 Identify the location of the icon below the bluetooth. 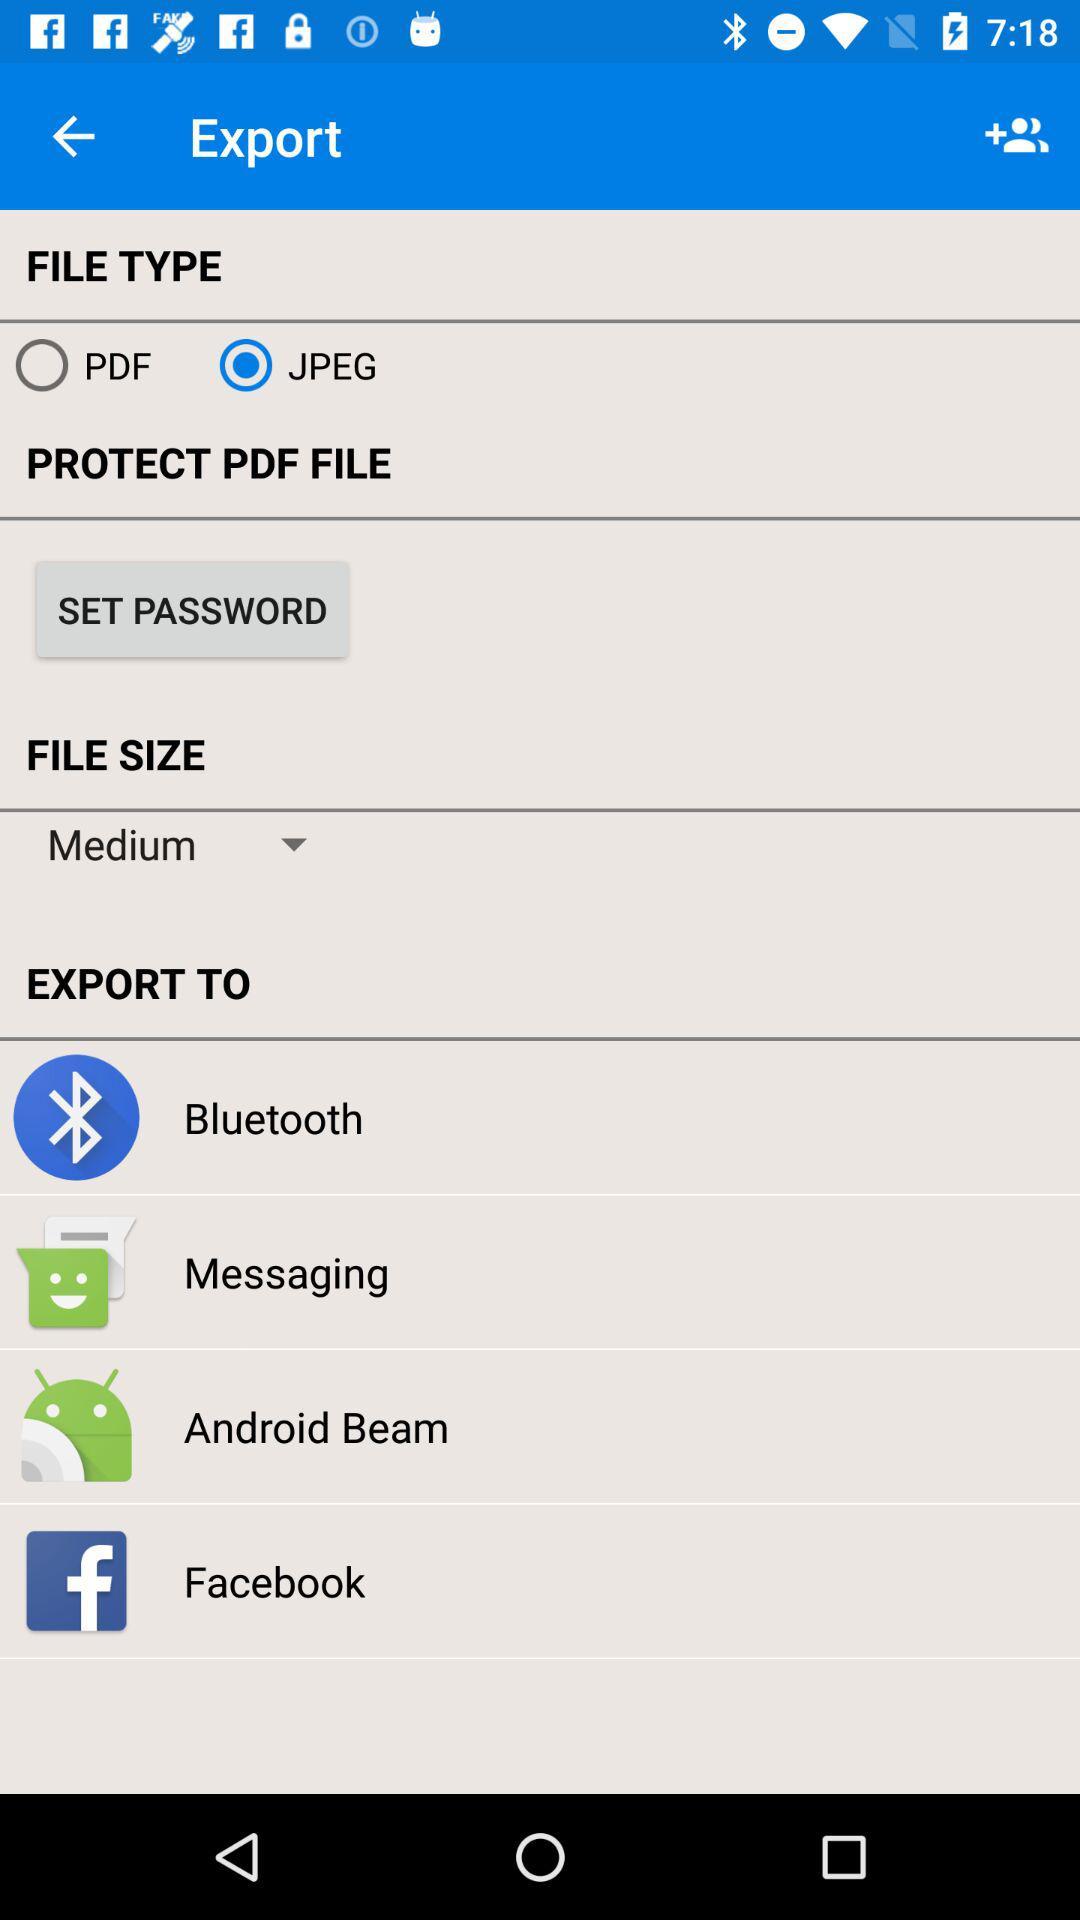
(286, 1271).